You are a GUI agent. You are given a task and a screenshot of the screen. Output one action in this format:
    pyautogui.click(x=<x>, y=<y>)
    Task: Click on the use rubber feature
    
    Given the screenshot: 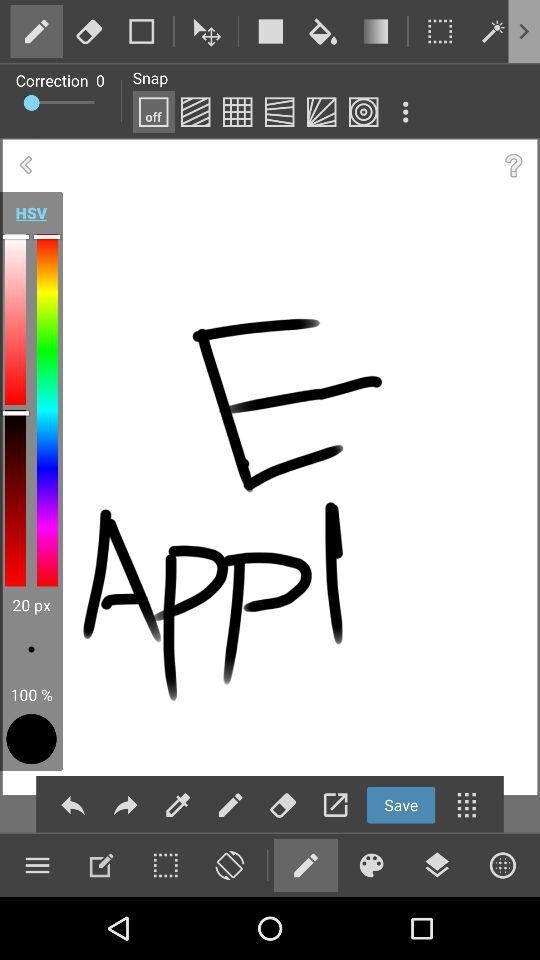 What is the action you would take?
    pyautogui.click(x=88, y=30)
    